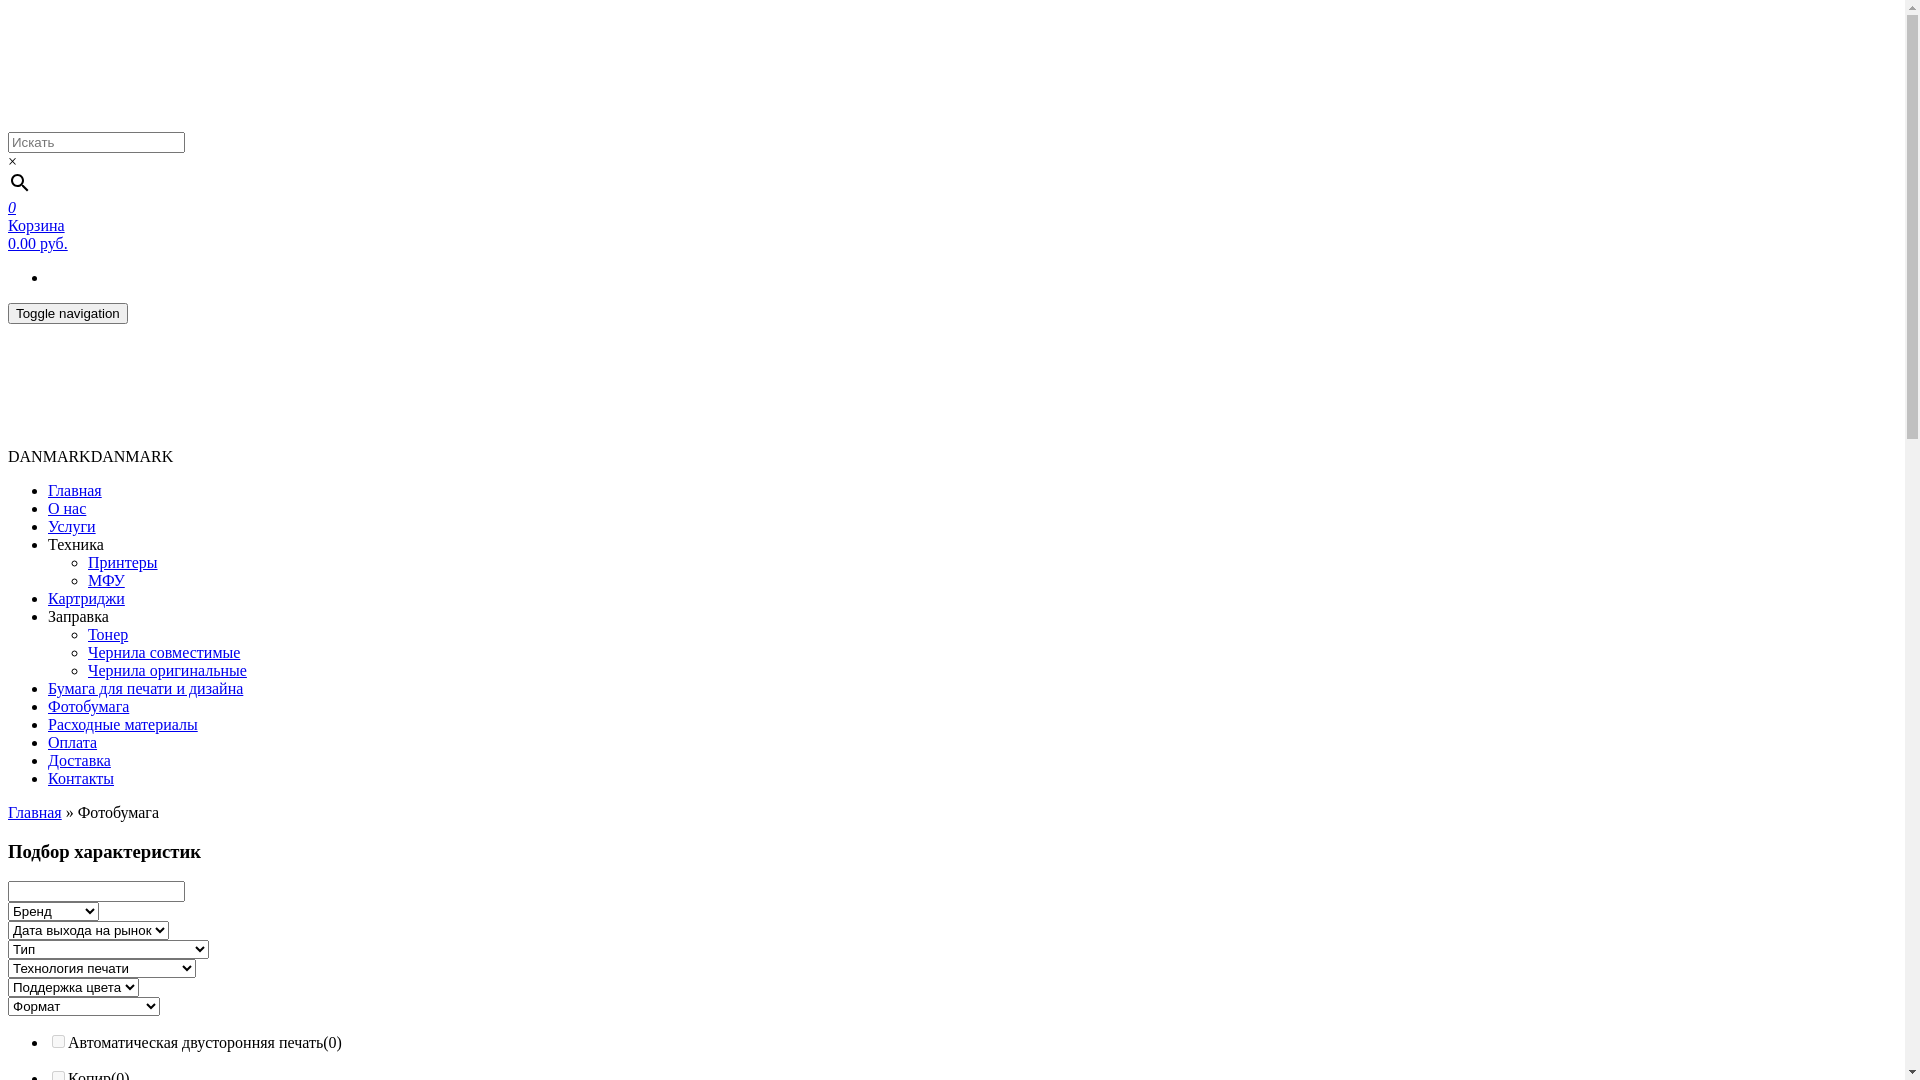 Image resolution: width=1920 pixels, height=1080 pixels. What do you see at coordinates (67, 312) in the screenshot?
I see `'Toggle navigation'` at bounding box center [67, 312].